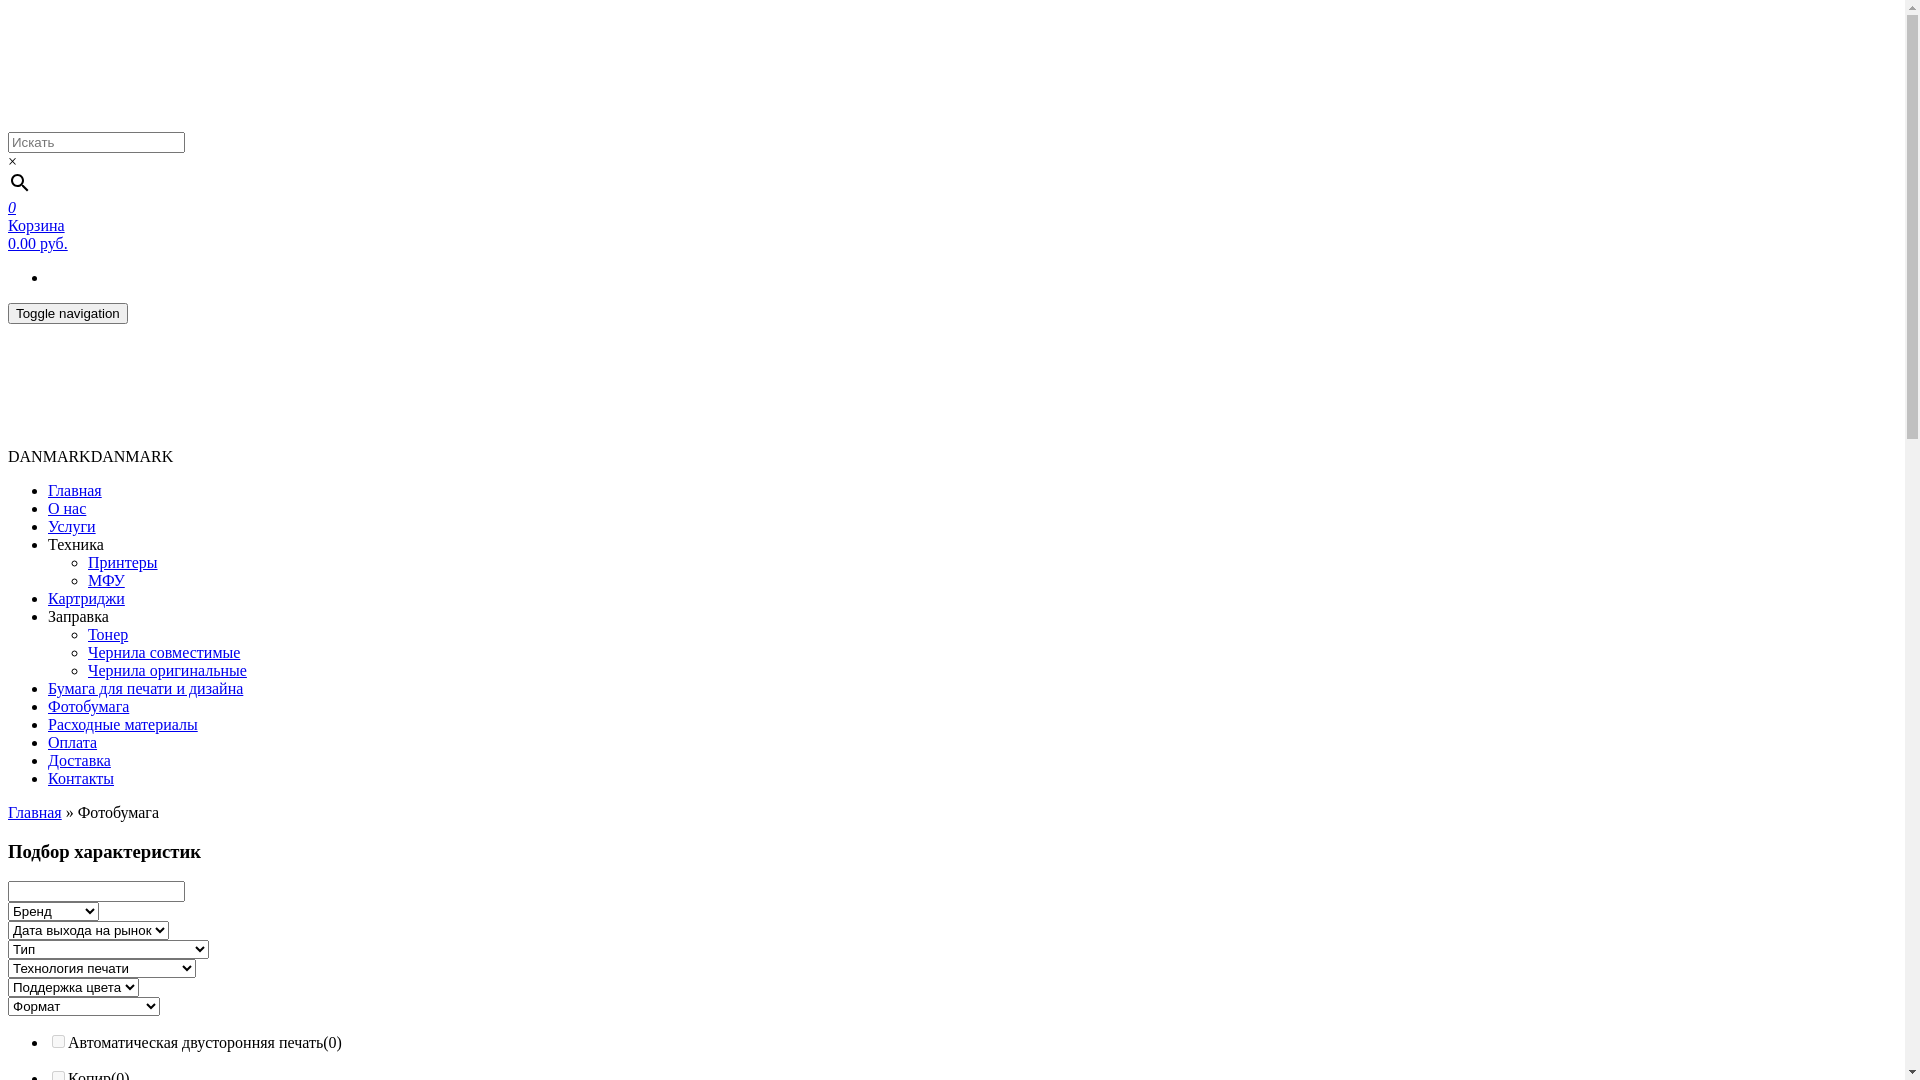 Image resolution: width=1920 pixels, height=1080 pixels. What do you see at coordinates (67, 312) in the screenshot?
I see `'Toggle navigation'` at bounding box center [67, 312].